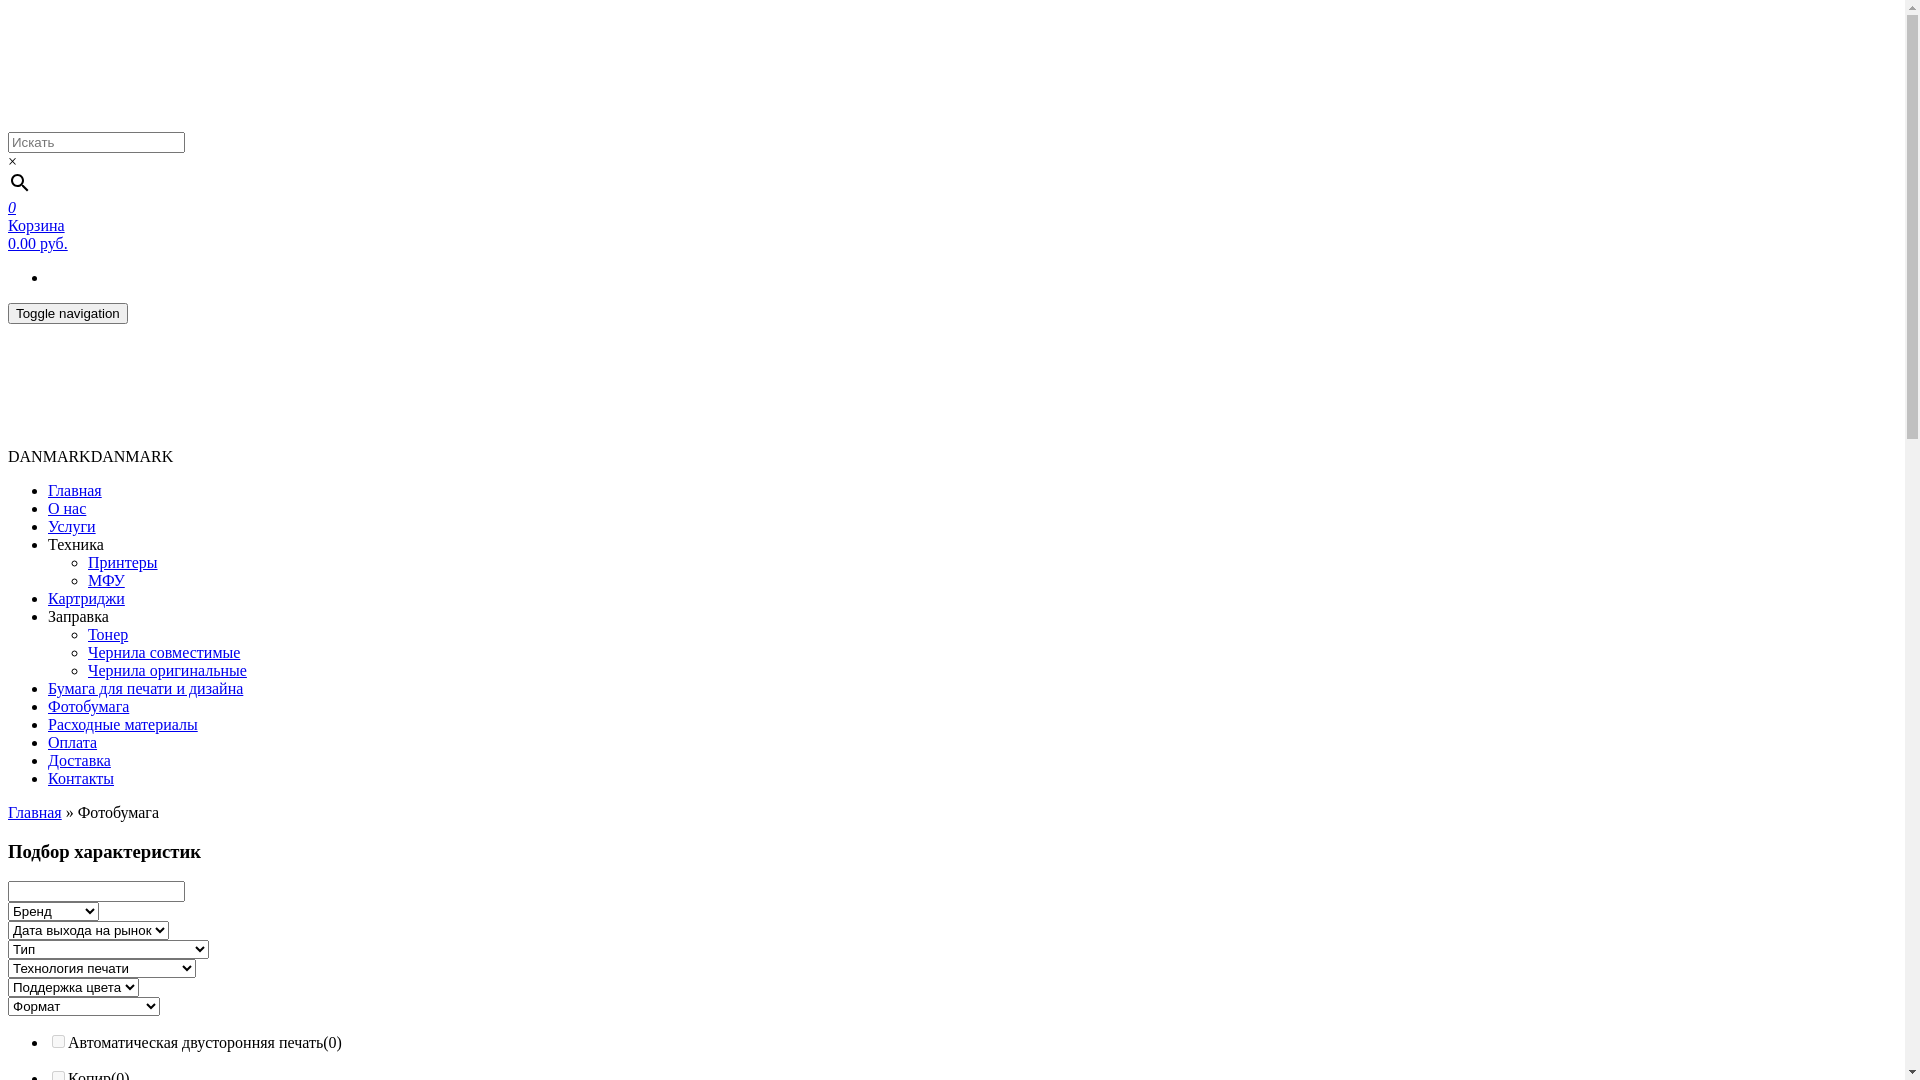 Image resolution: width=1920 pixels, height=1080 pixels. What do you see at coordinates (67, 312) in the screenshot?
I see `'Toggle navigation'` at bounding box center [67, 312].